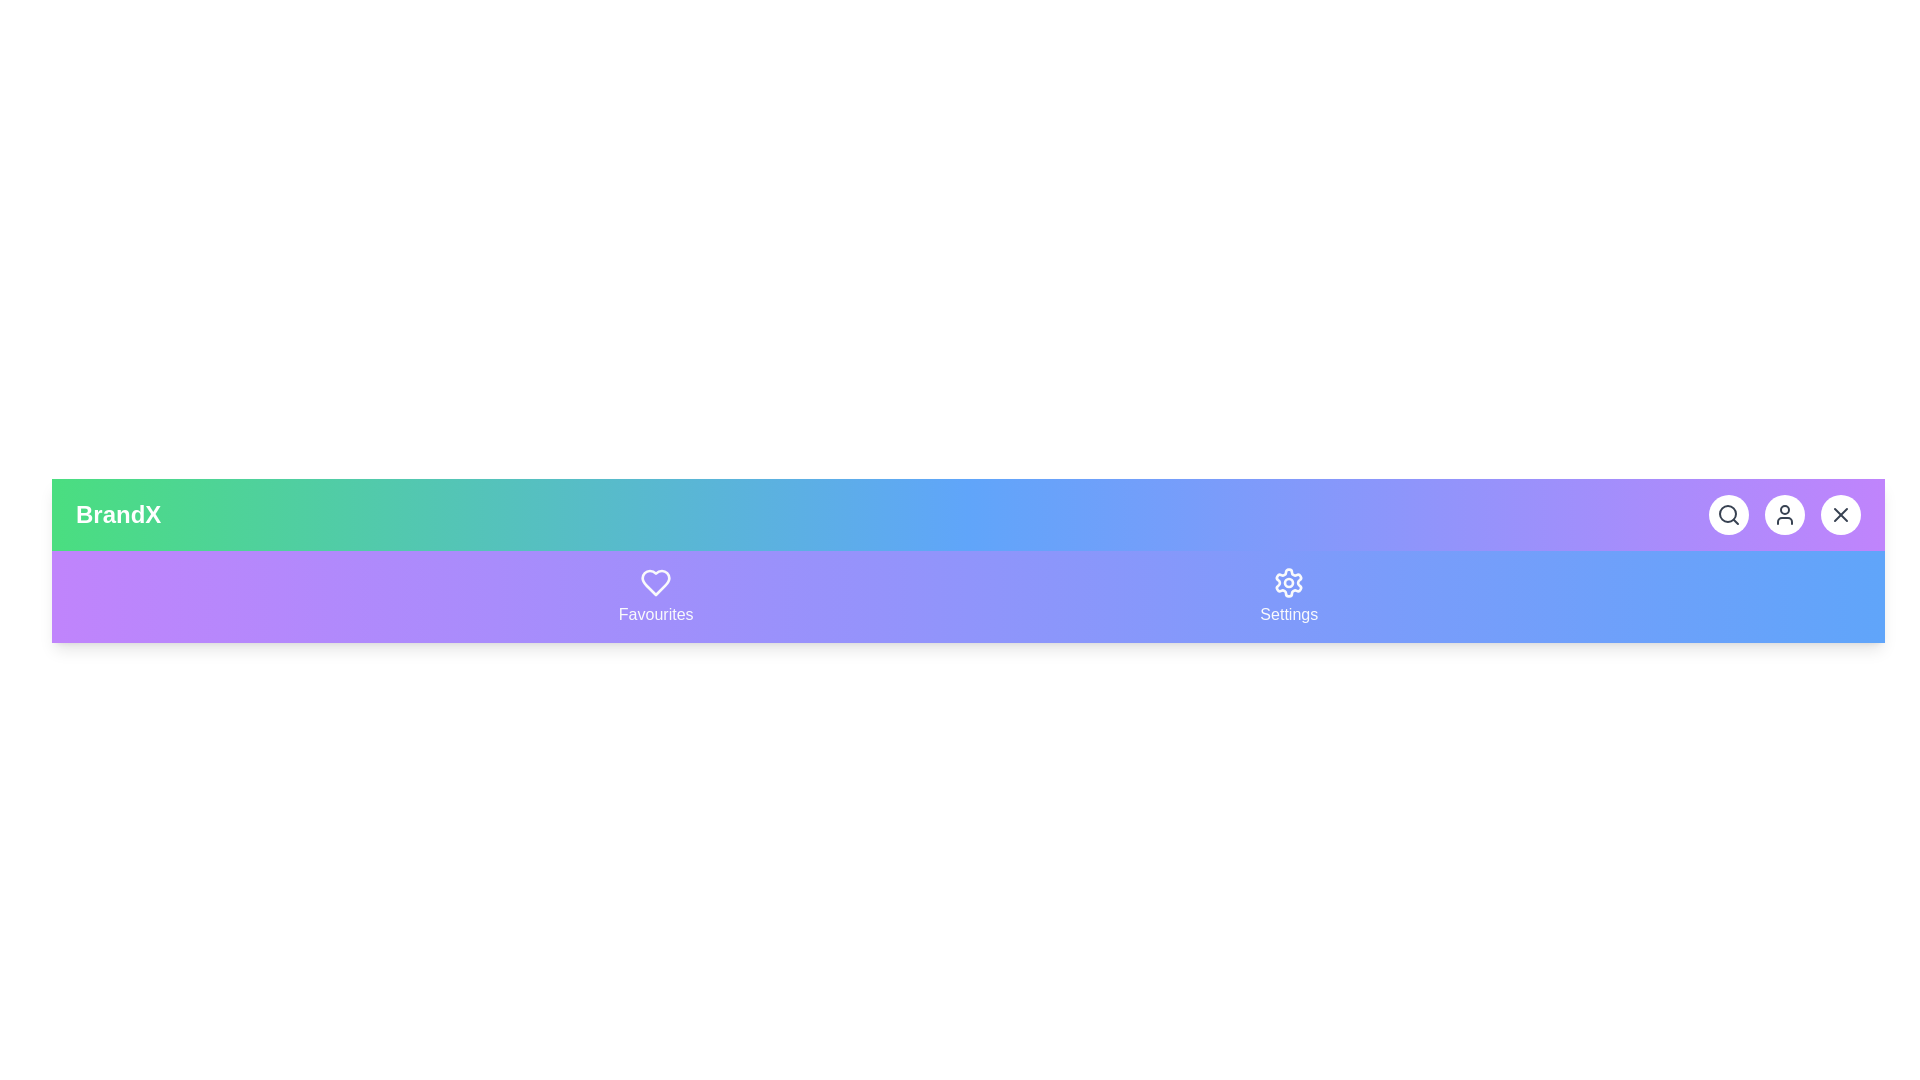  I want to click on the user profile button in the app bar, so click(1785, 514).